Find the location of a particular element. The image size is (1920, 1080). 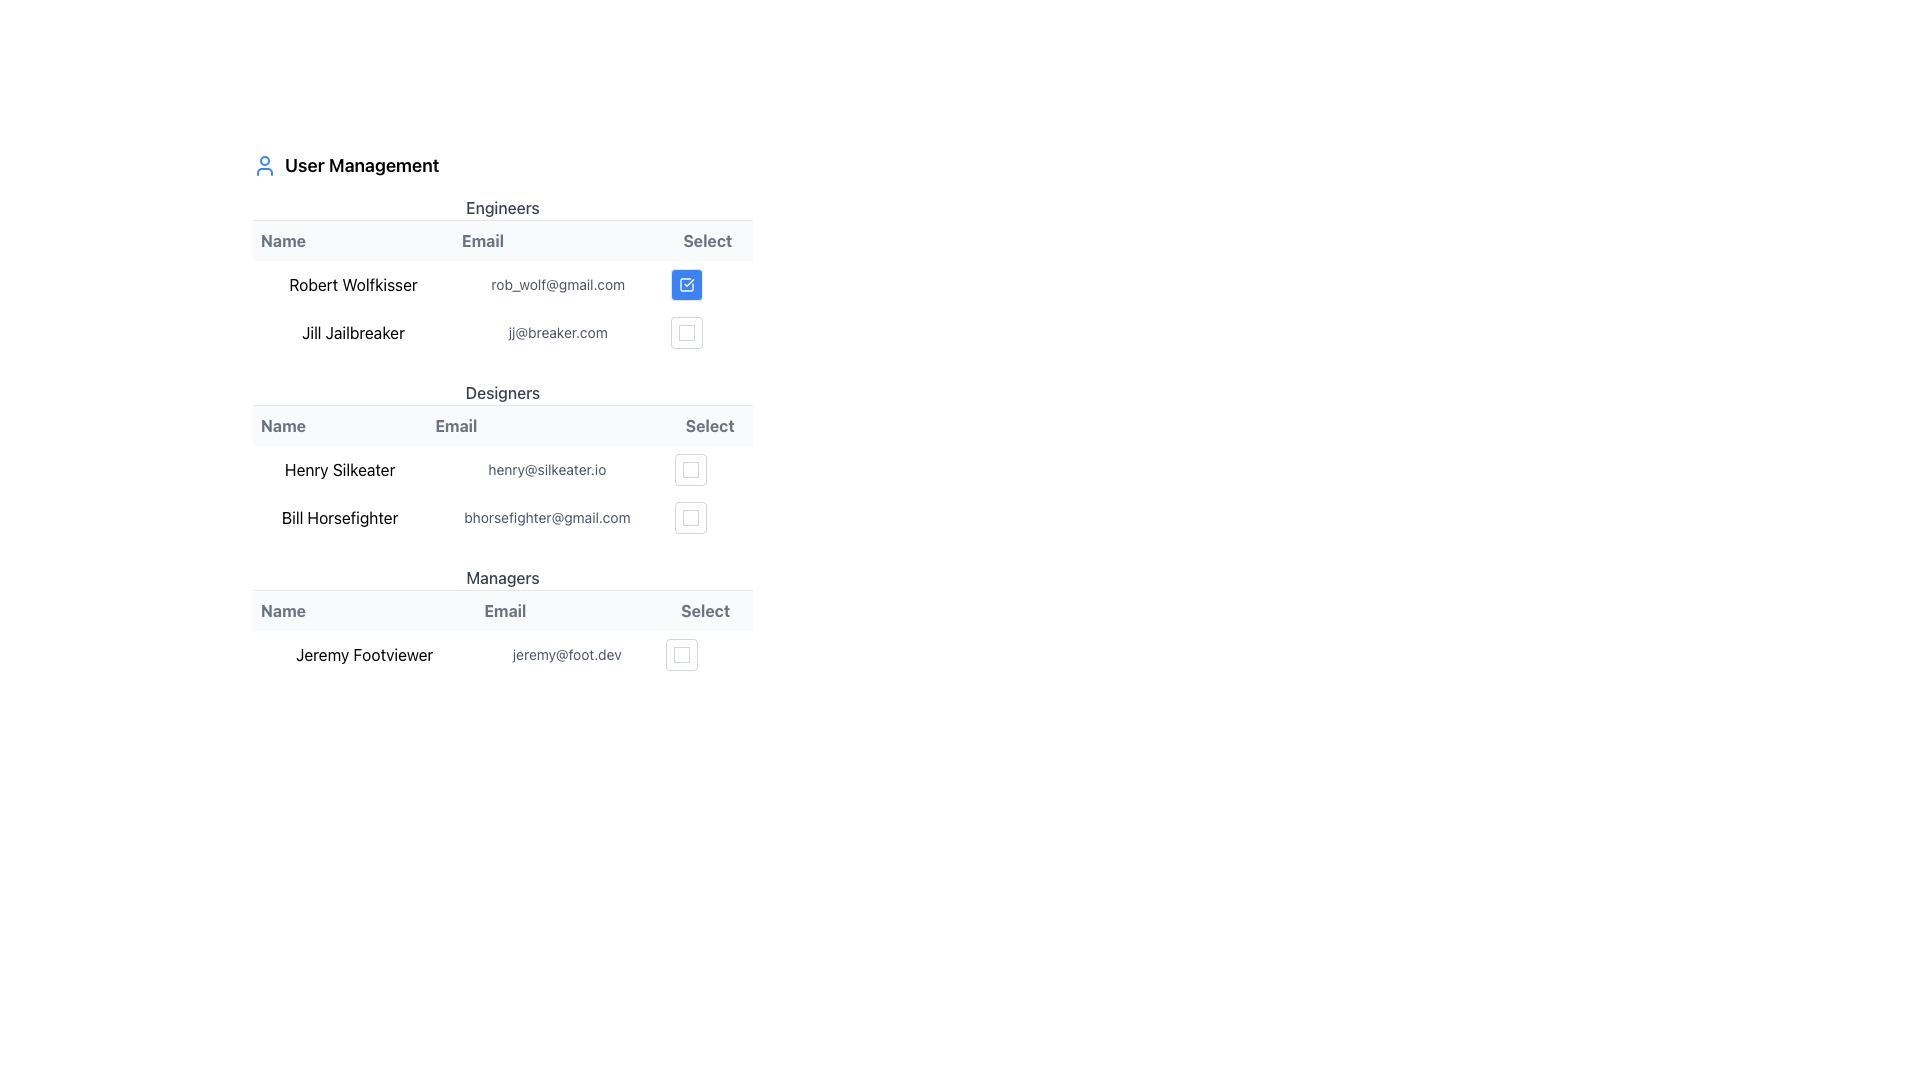

the Heading/Text Label that serves as a context for the managers' information, located between the 'Designers' section and the column headers for 'Name', 'Email', and 'Select' is located at coordinates (503, 578).